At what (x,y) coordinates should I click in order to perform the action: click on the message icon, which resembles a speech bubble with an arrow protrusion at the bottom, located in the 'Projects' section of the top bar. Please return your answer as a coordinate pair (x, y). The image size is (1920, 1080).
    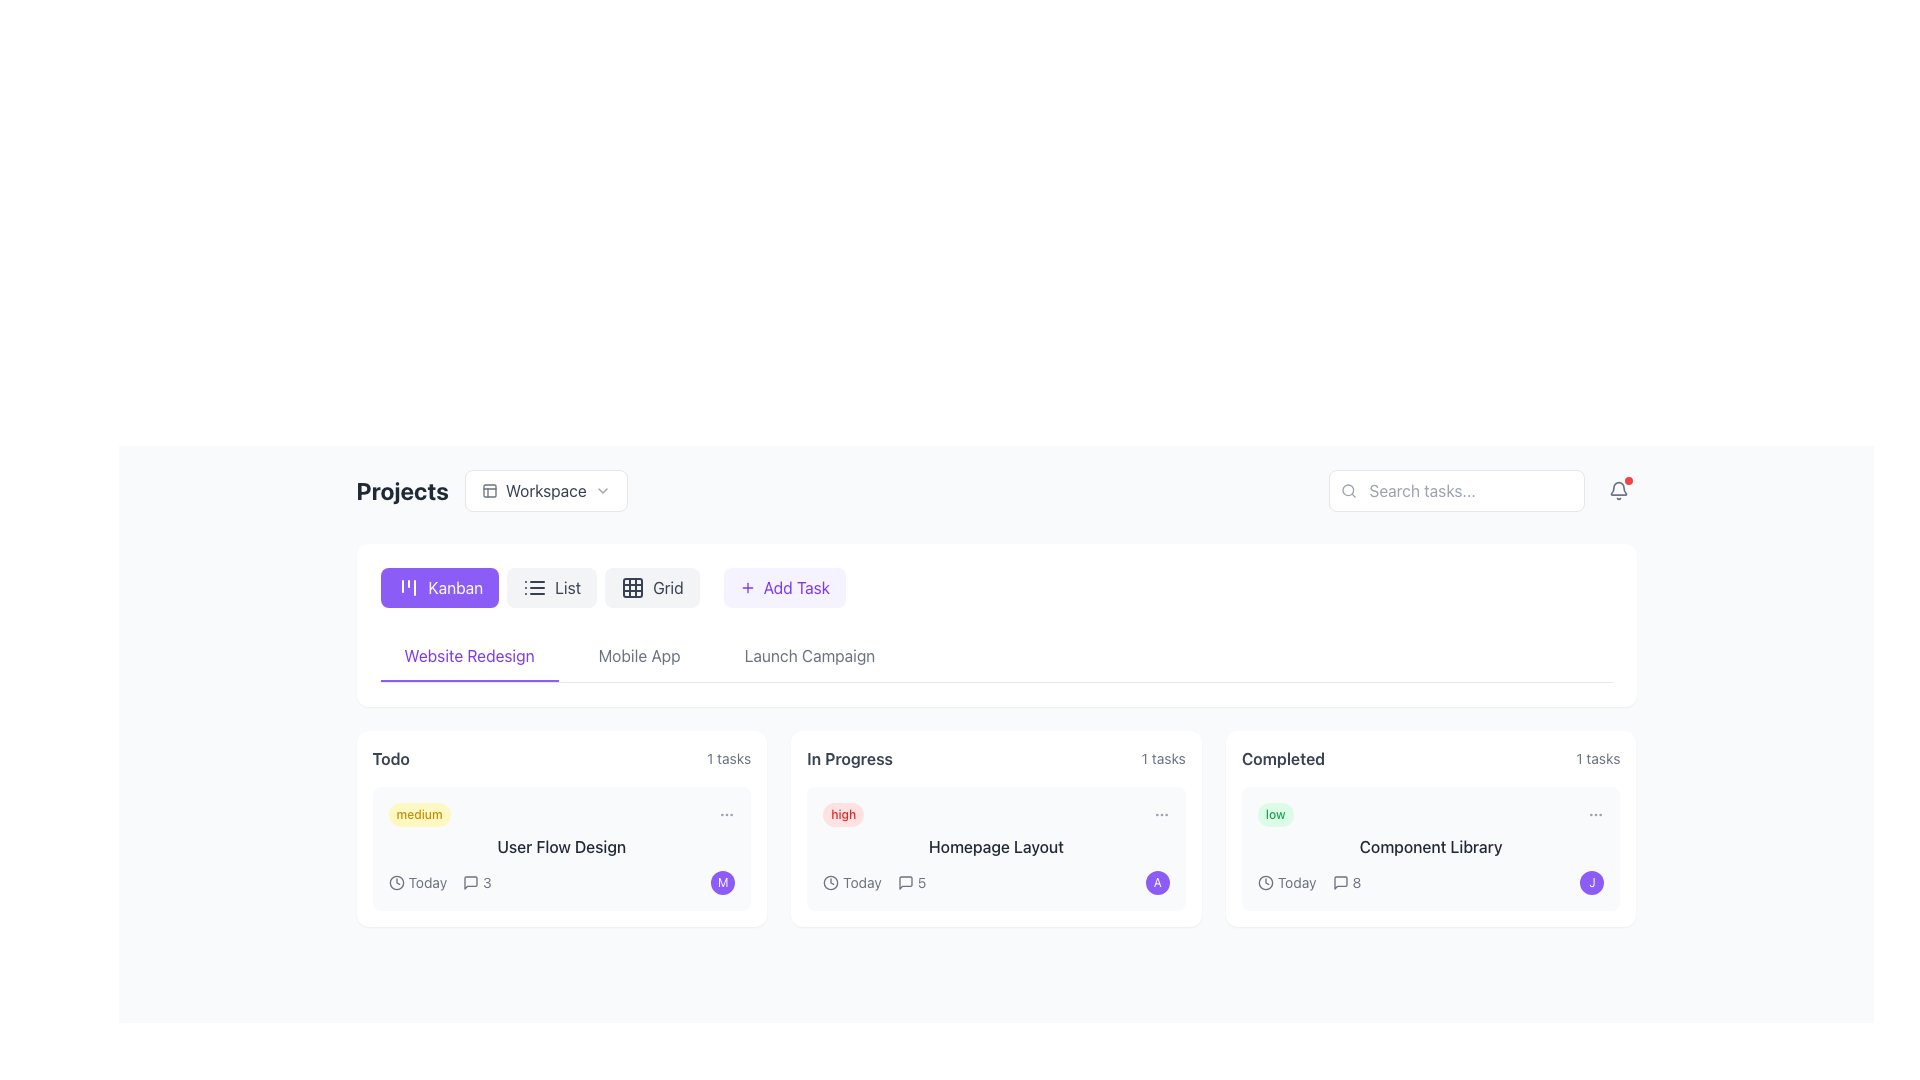
    Looking at the image, I should click on (470, 882).